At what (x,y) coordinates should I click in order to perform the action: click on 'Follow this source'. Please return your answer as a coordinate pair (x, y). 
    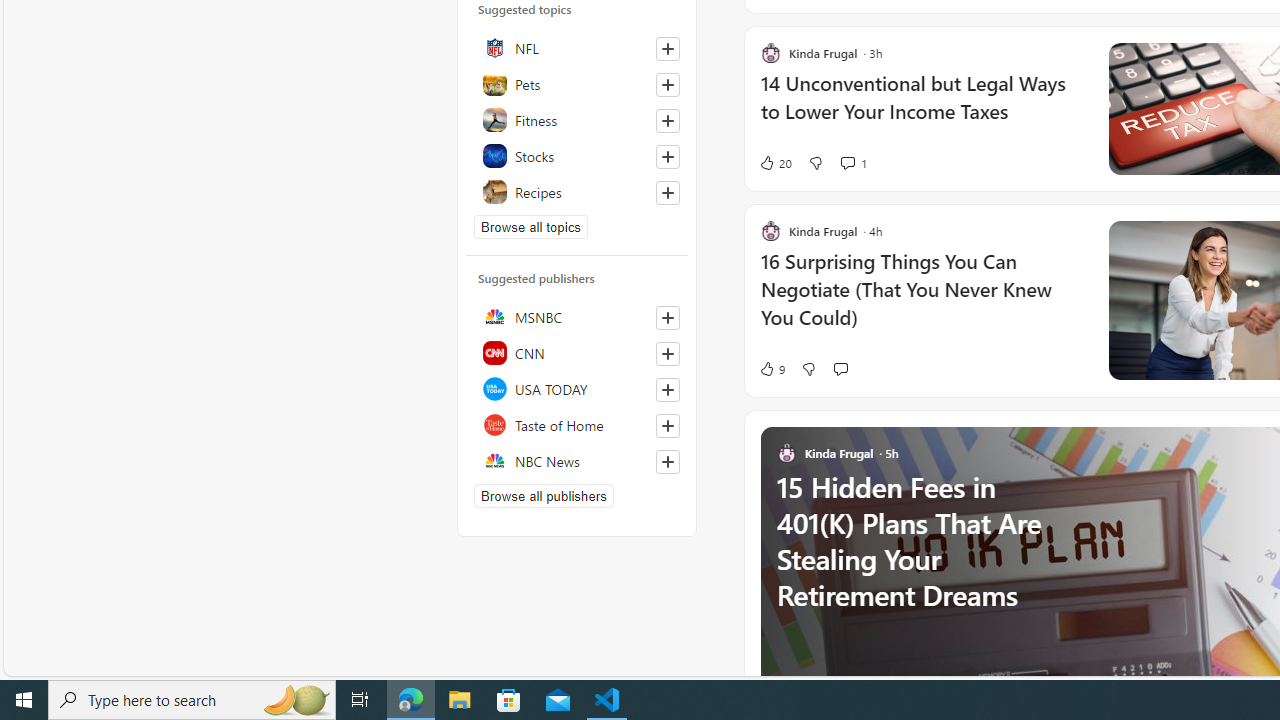
    Looking at the image, I should click on (668, 461).